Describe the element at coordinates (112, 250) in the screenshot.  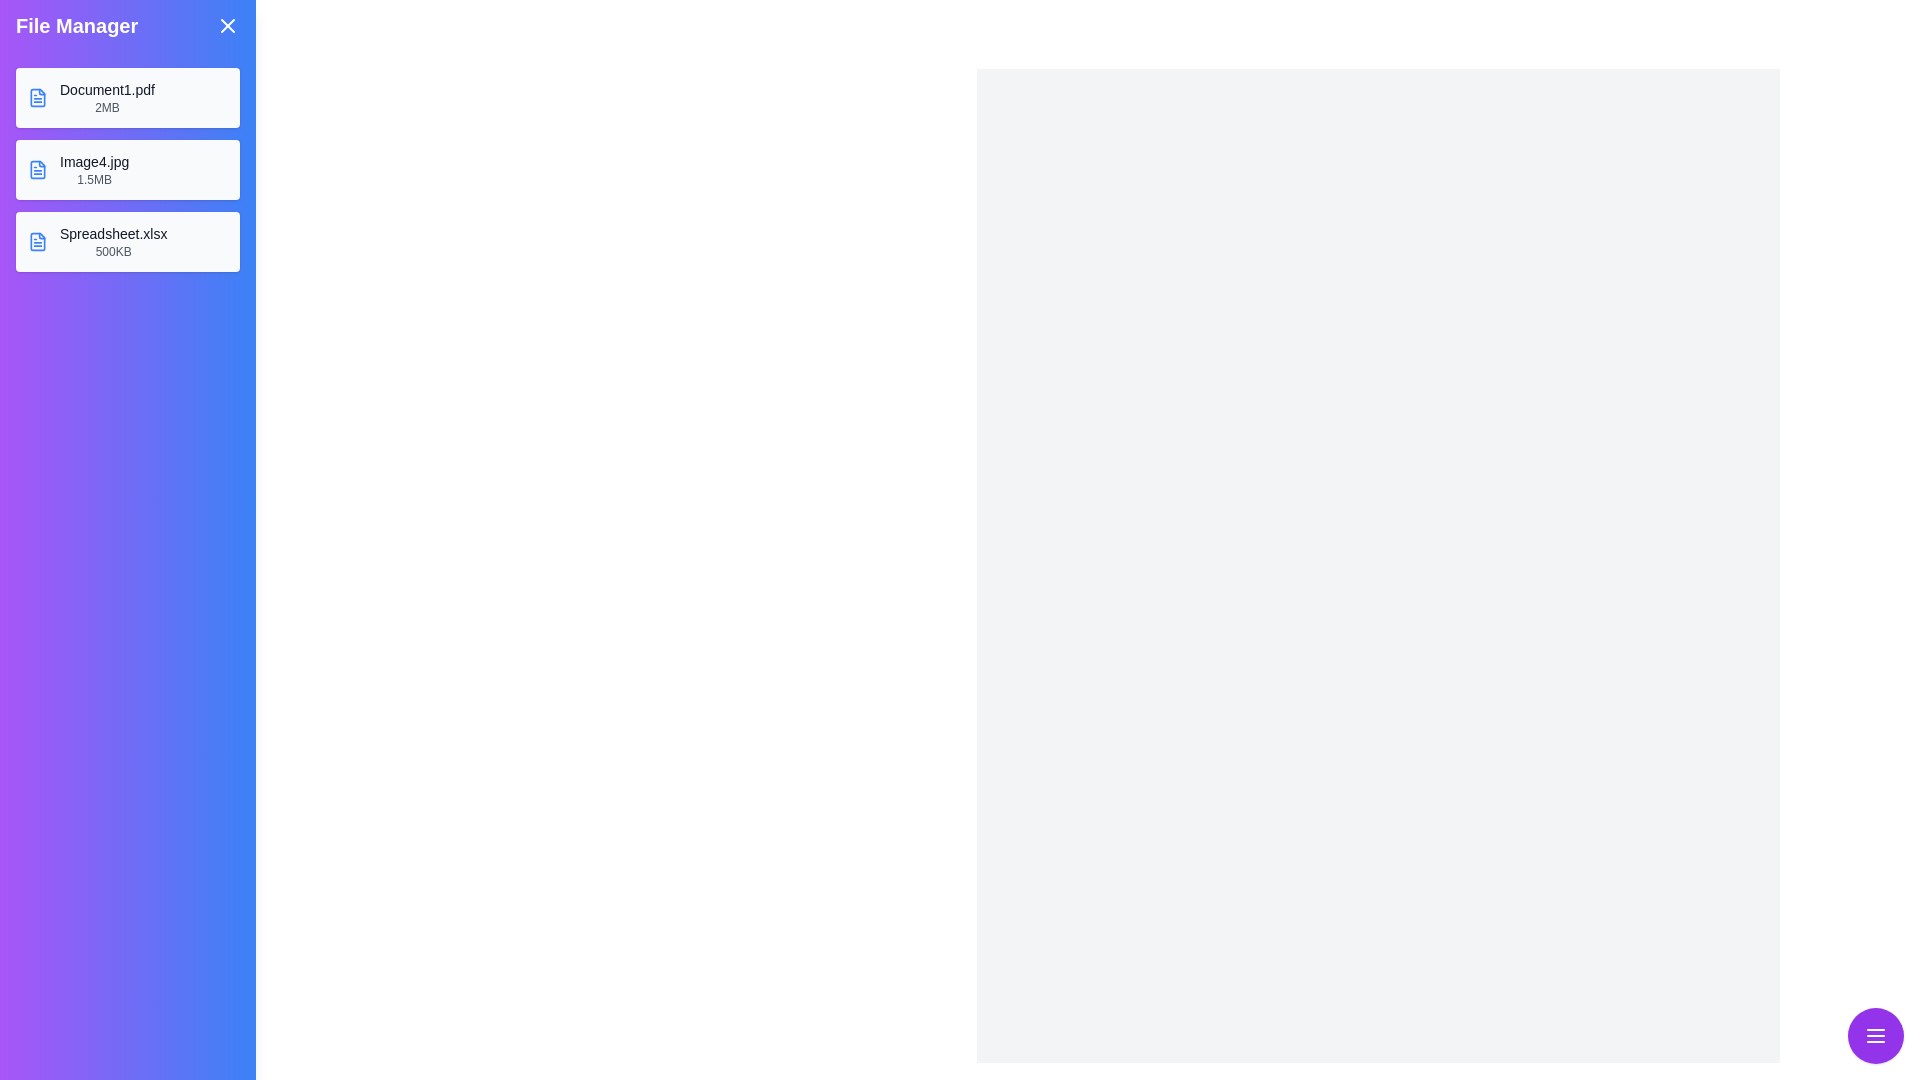
I see `the informational text displaying the file size for 'Spreadsheet.xlsx', located below the file name in the file manager interface` at that location.